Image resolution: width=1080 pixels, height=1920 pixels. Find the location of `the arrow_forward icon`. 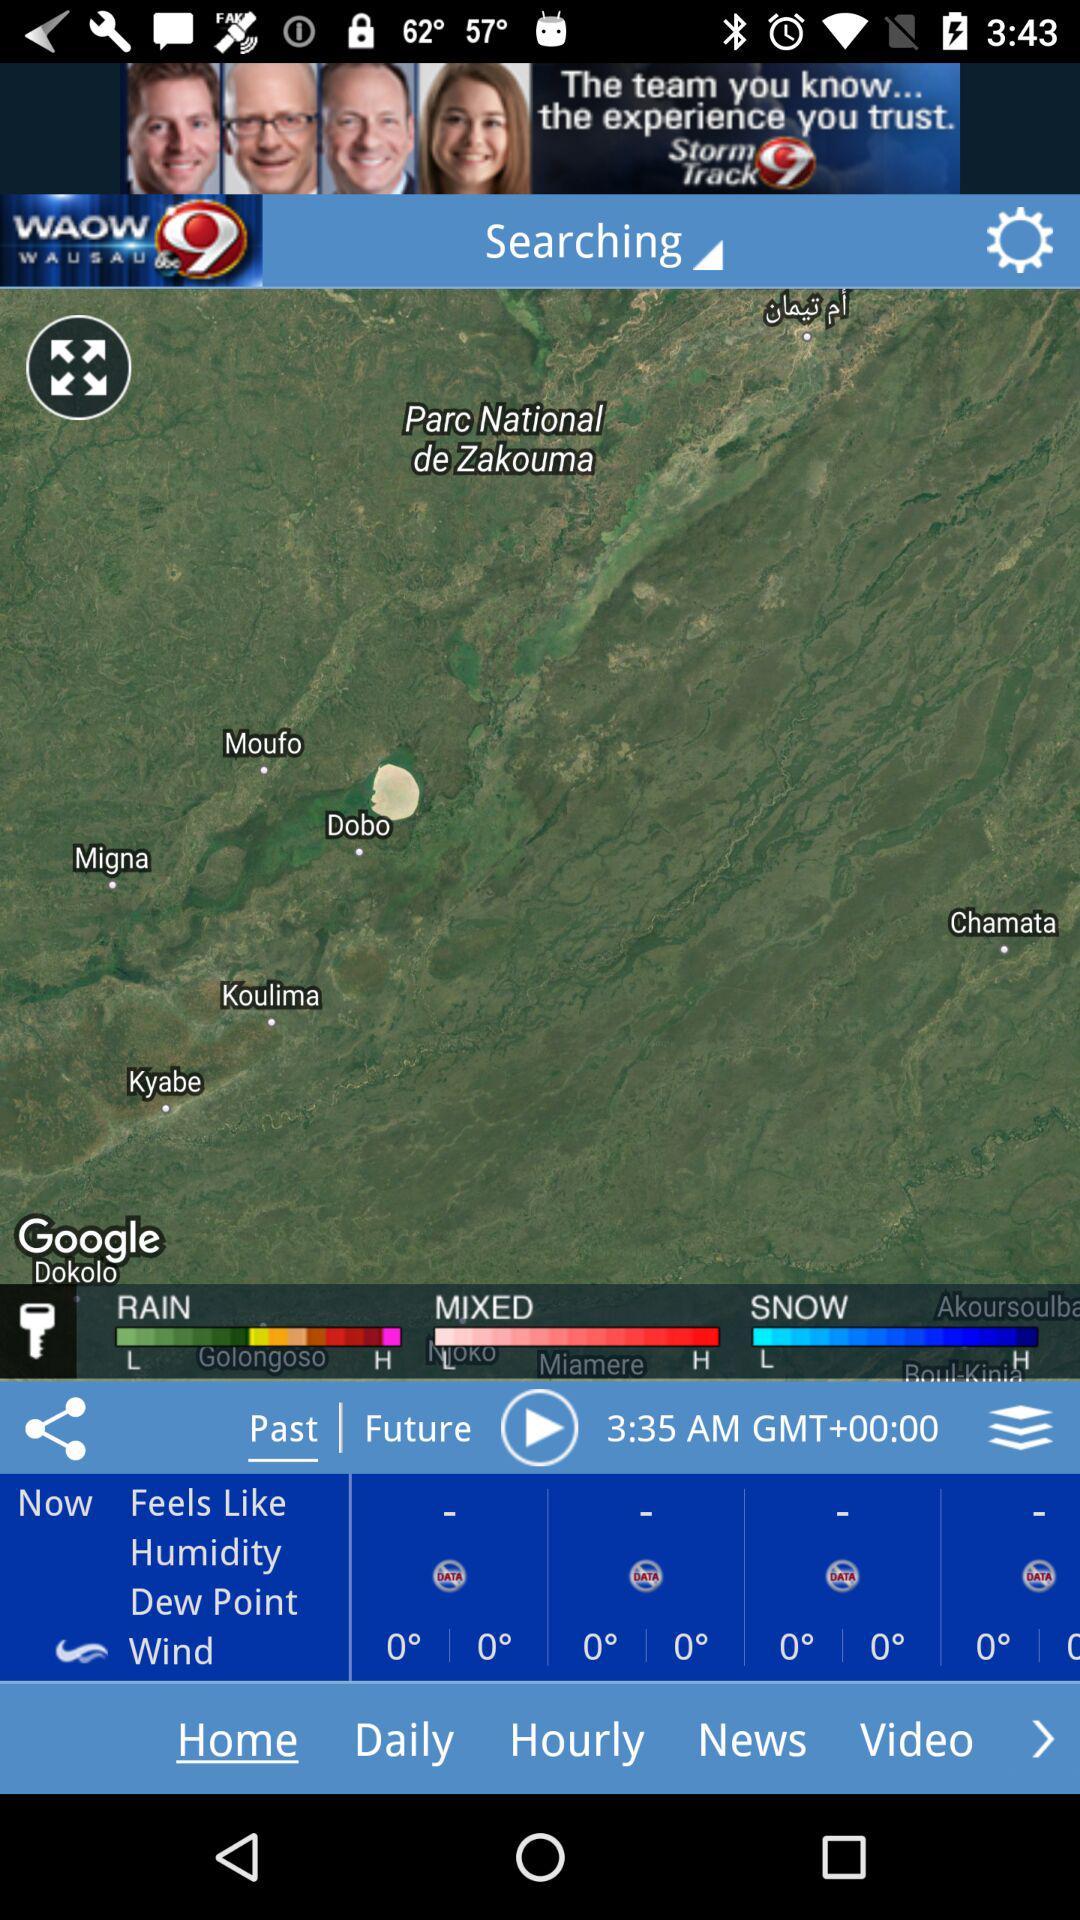

the arrow_forward icon is located at coordinates (1042, 1737).